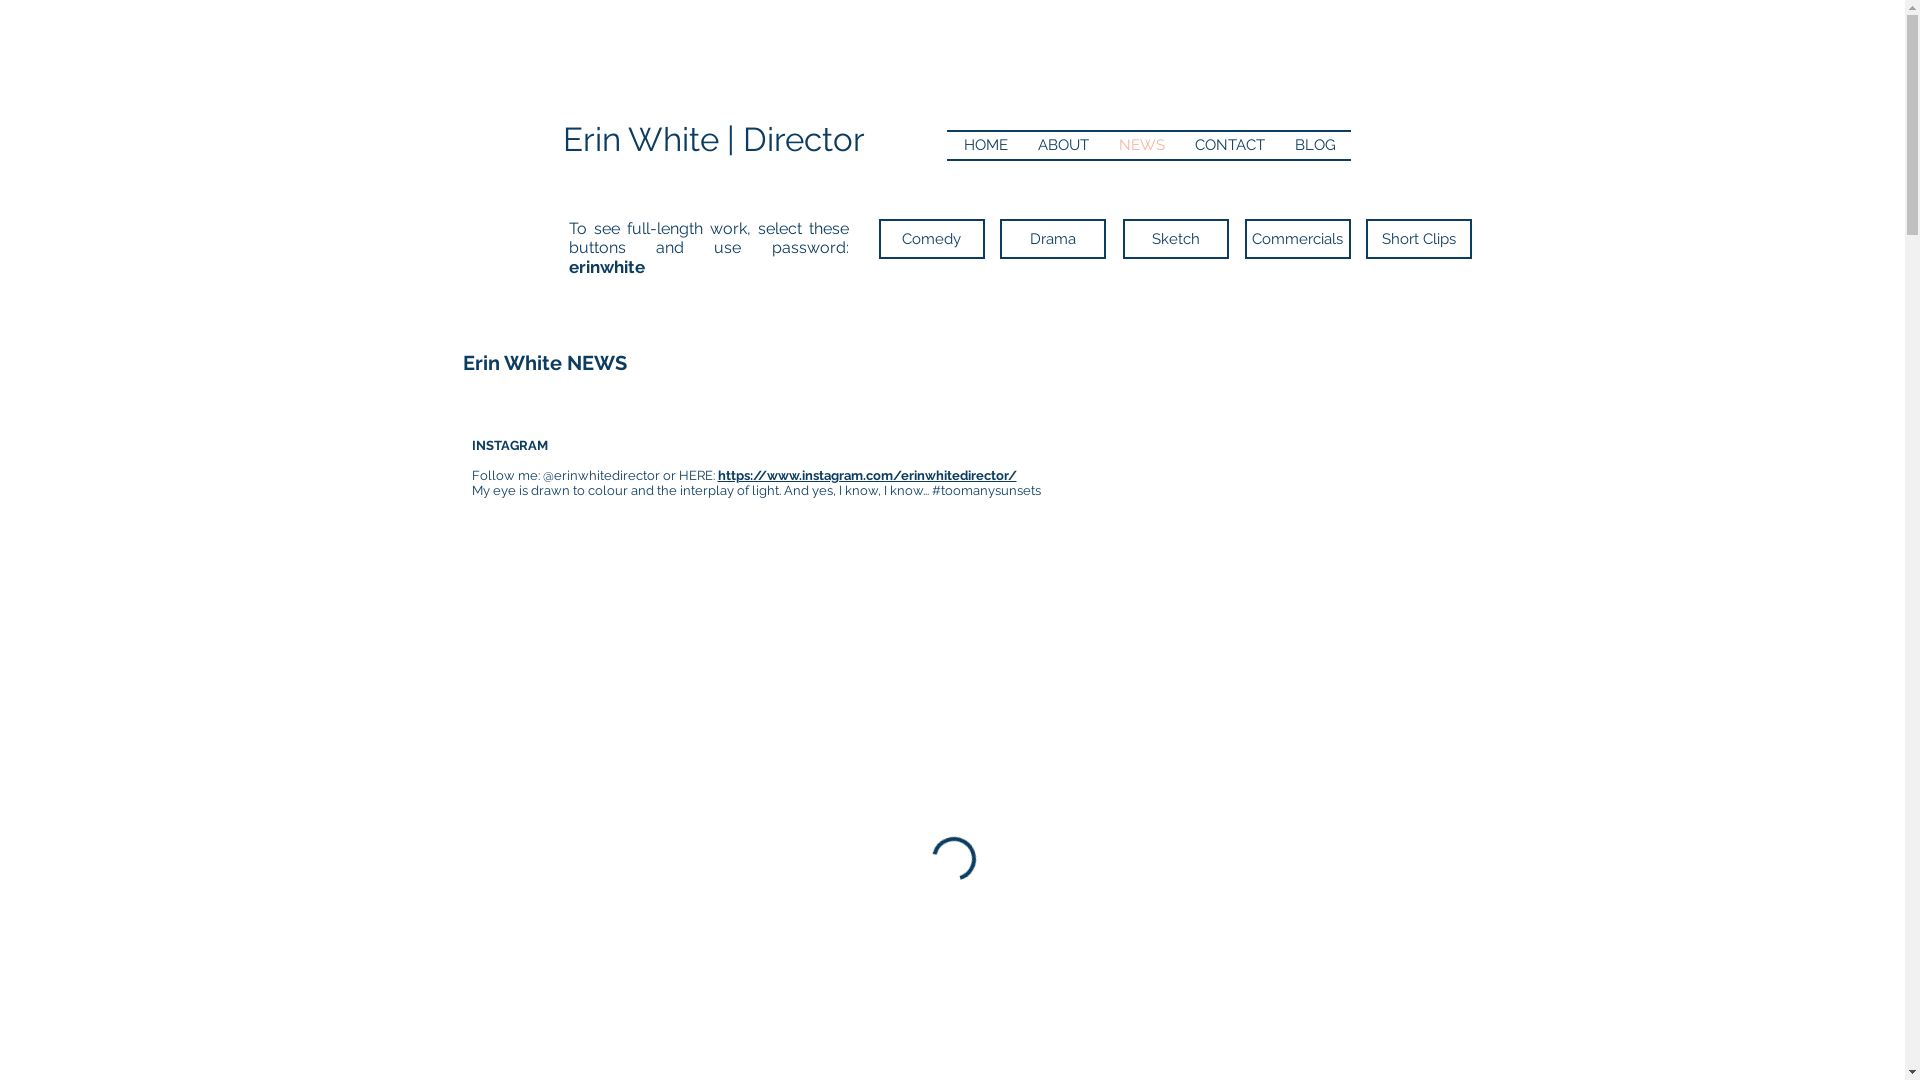 The width and height of the screenshot is (1920, 1080). Describe the element at coordinates (1418, 238) in the screenshot. I see `'Short Clips'` at that location.